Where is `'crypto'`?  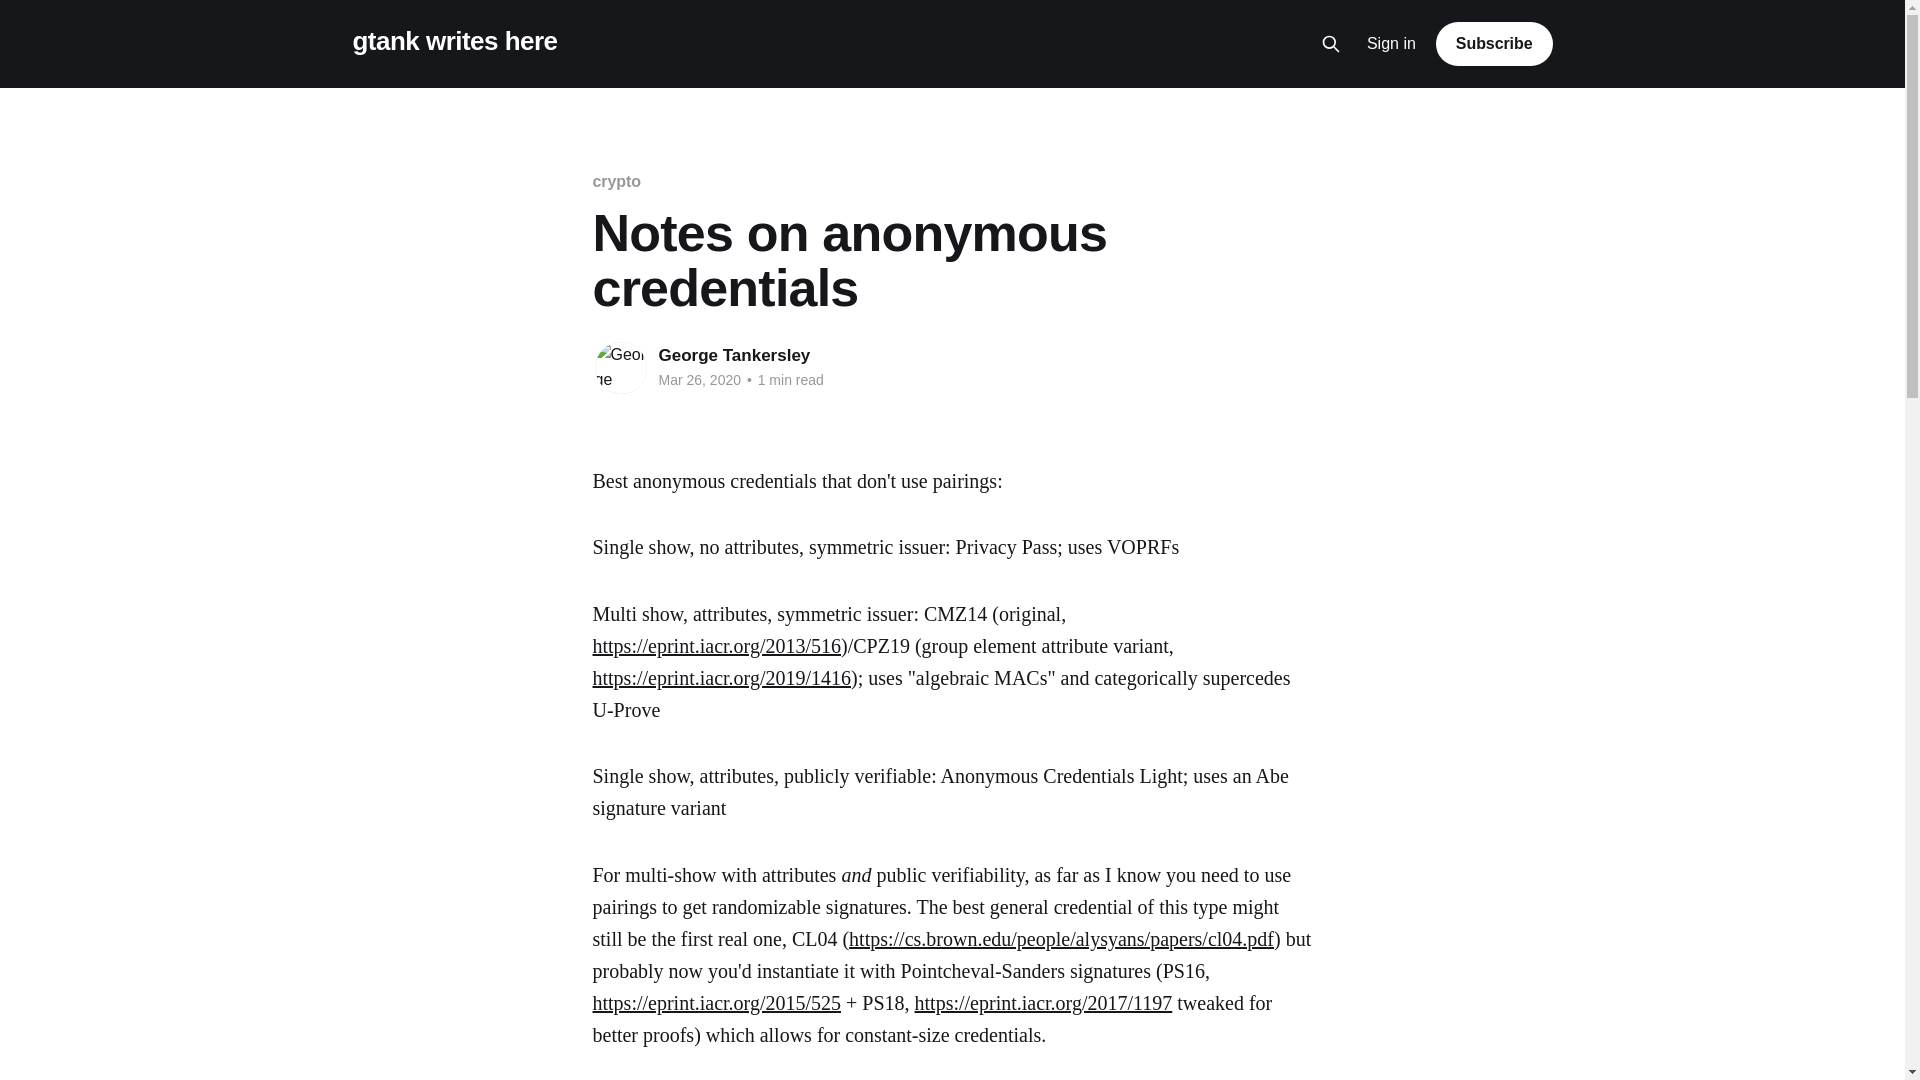 'crypto' is located at coordinates (614, 181).